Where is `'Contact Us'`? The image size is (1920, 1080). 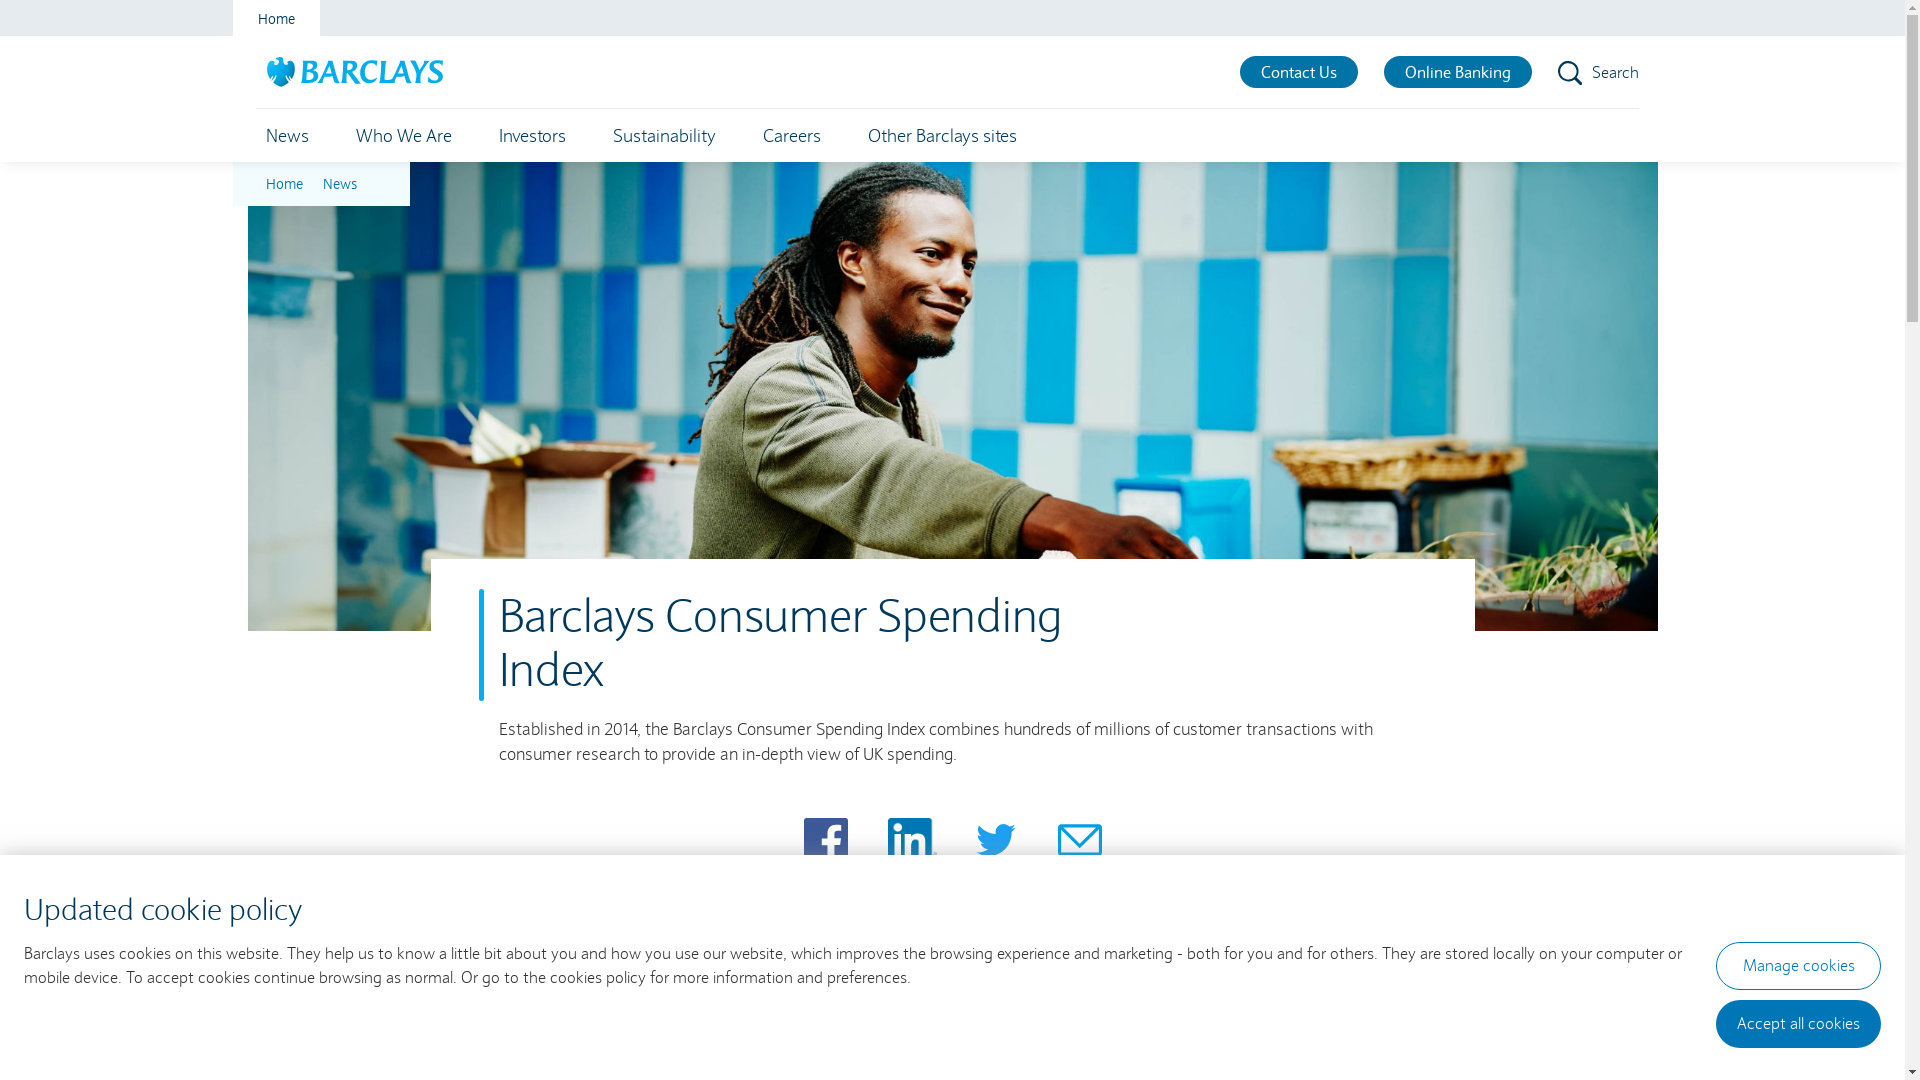
'Contact Us' is located at coordinates (1238, 71).